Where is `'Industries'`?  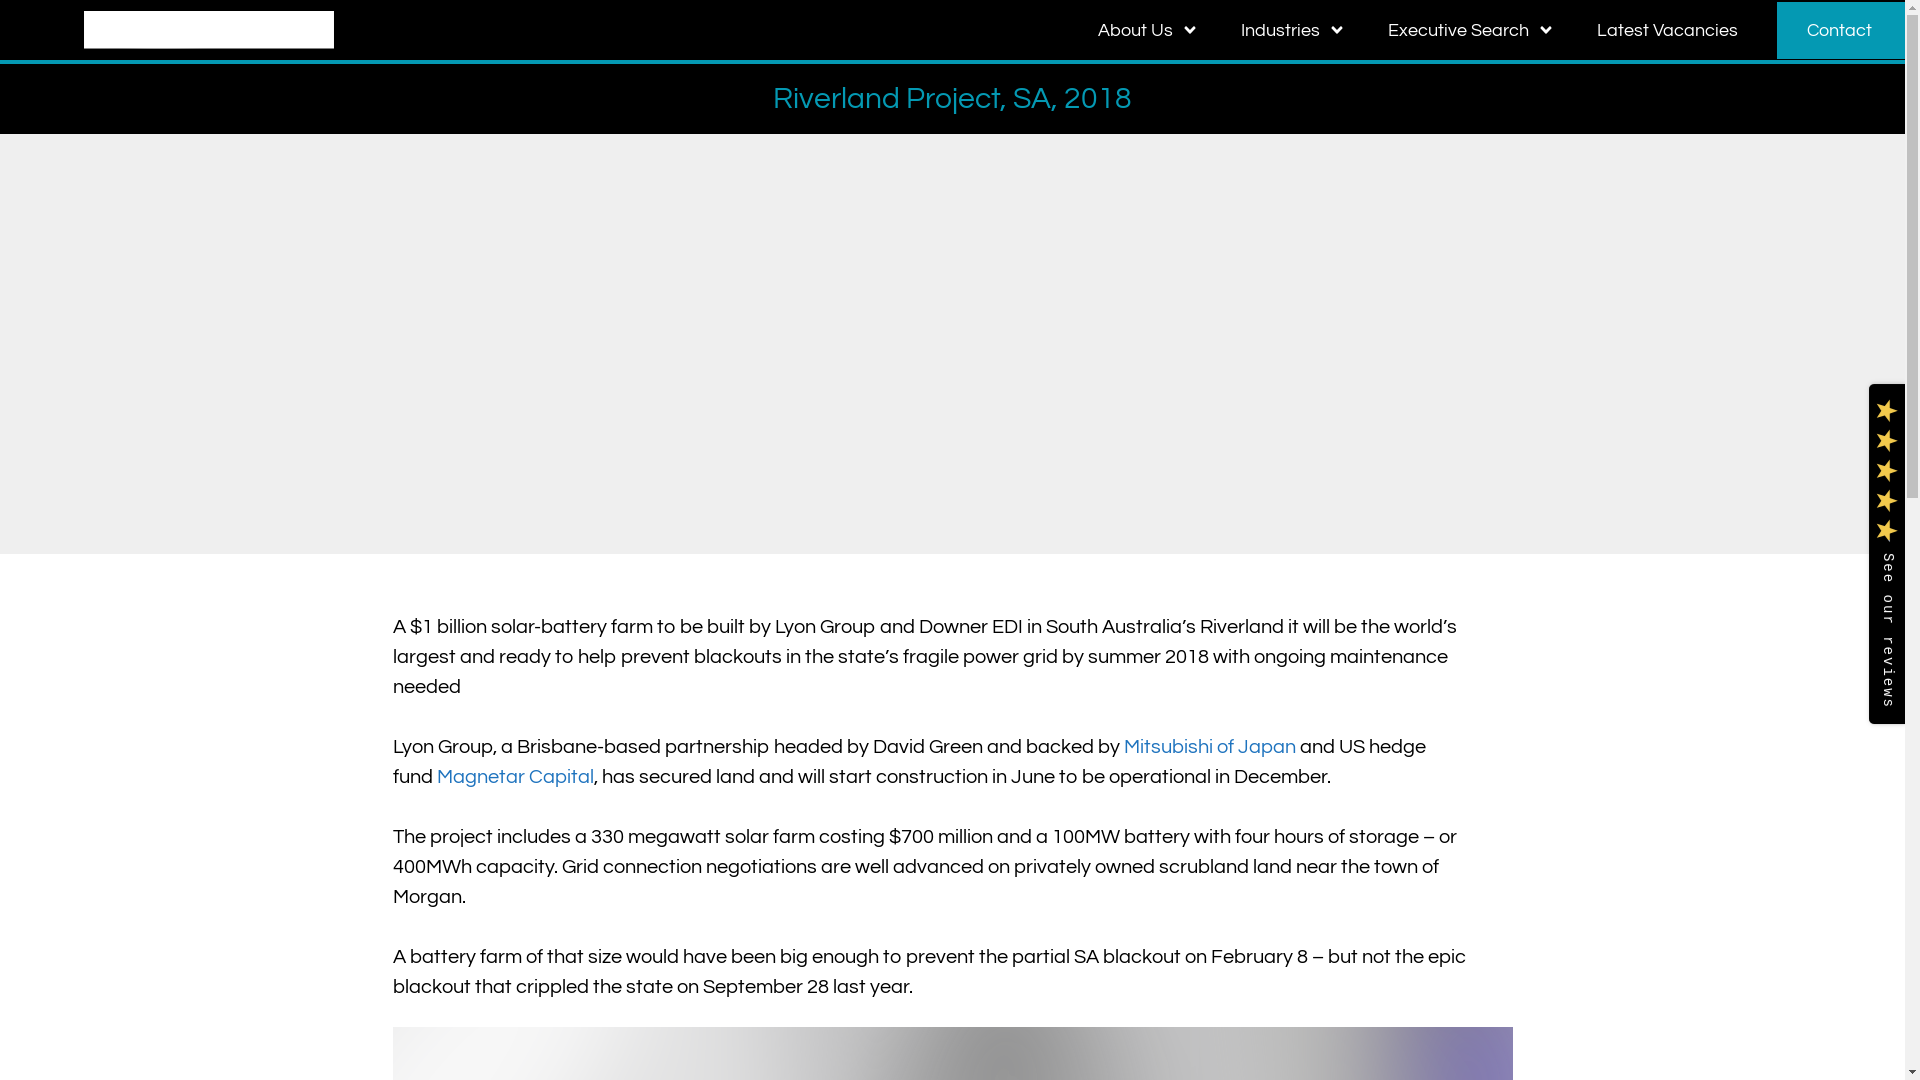
'Industries' is located at coordinates (1281, 29).